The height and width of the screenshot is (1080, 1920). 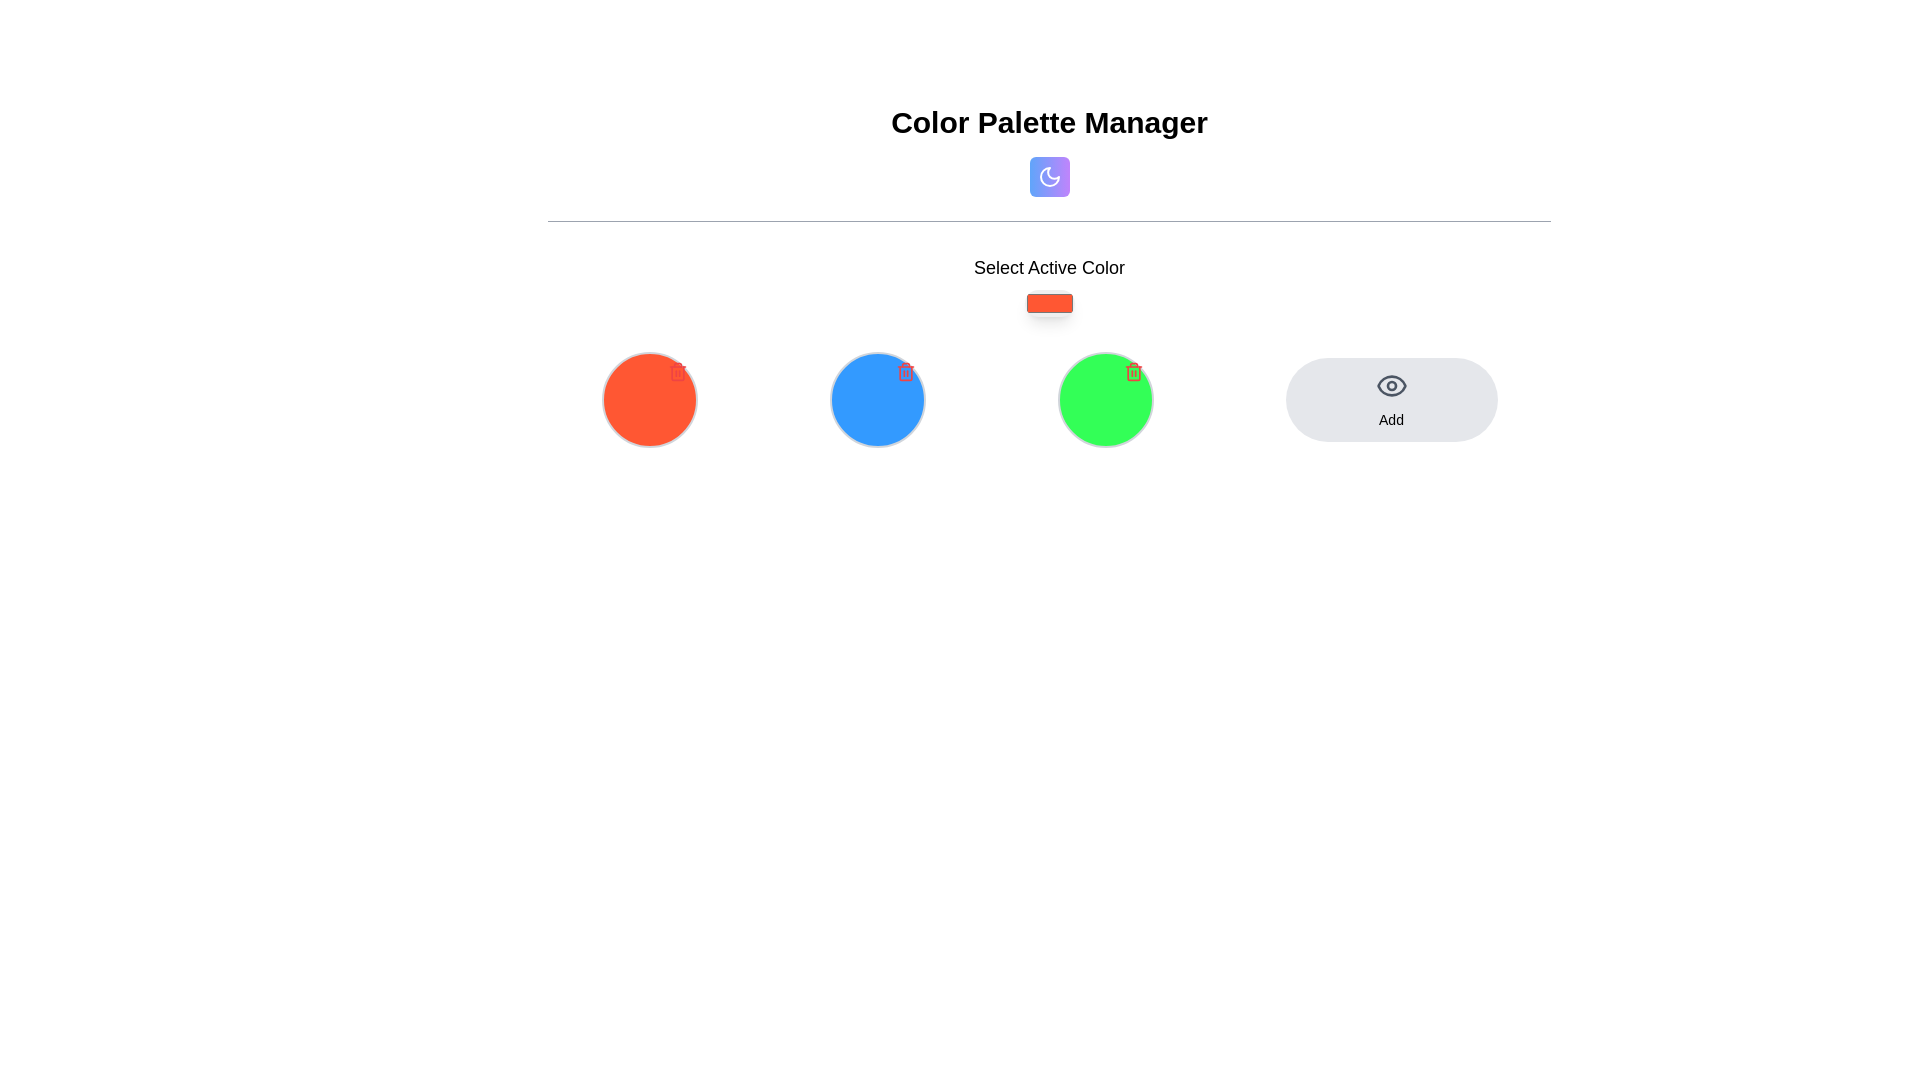 What do you see at coordinates (1133, 371) in the screenshot?
I see `the trash can icon button located at the top-right corner of the circular green button` at bounding box center [1133, 371].